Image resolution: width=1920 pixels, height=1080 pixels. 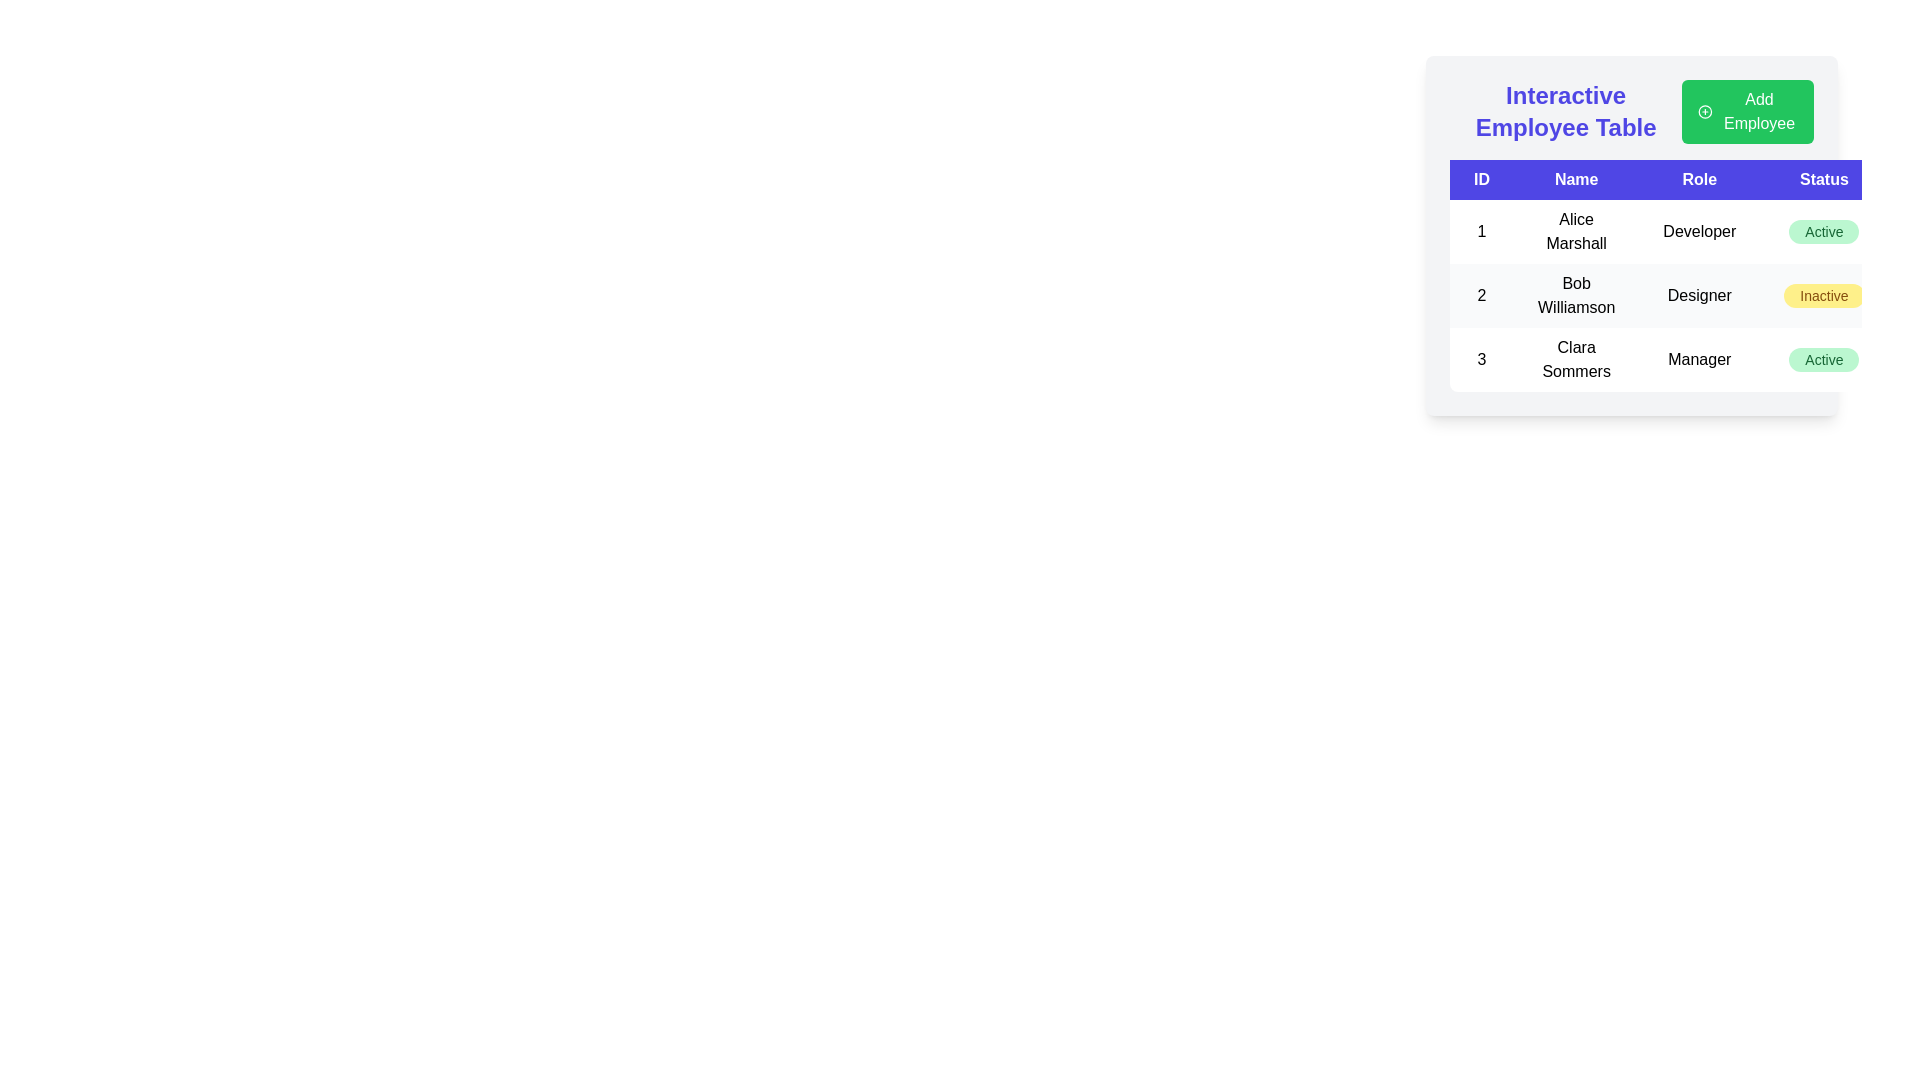 What do you see at coordinates (1482, 358) in the screenshot?
I see `text label representing the ID for the row entry of Clara Sommers in the Interactive Employee Table, located in the first column of the third row` at bounding box center [1482, 358].